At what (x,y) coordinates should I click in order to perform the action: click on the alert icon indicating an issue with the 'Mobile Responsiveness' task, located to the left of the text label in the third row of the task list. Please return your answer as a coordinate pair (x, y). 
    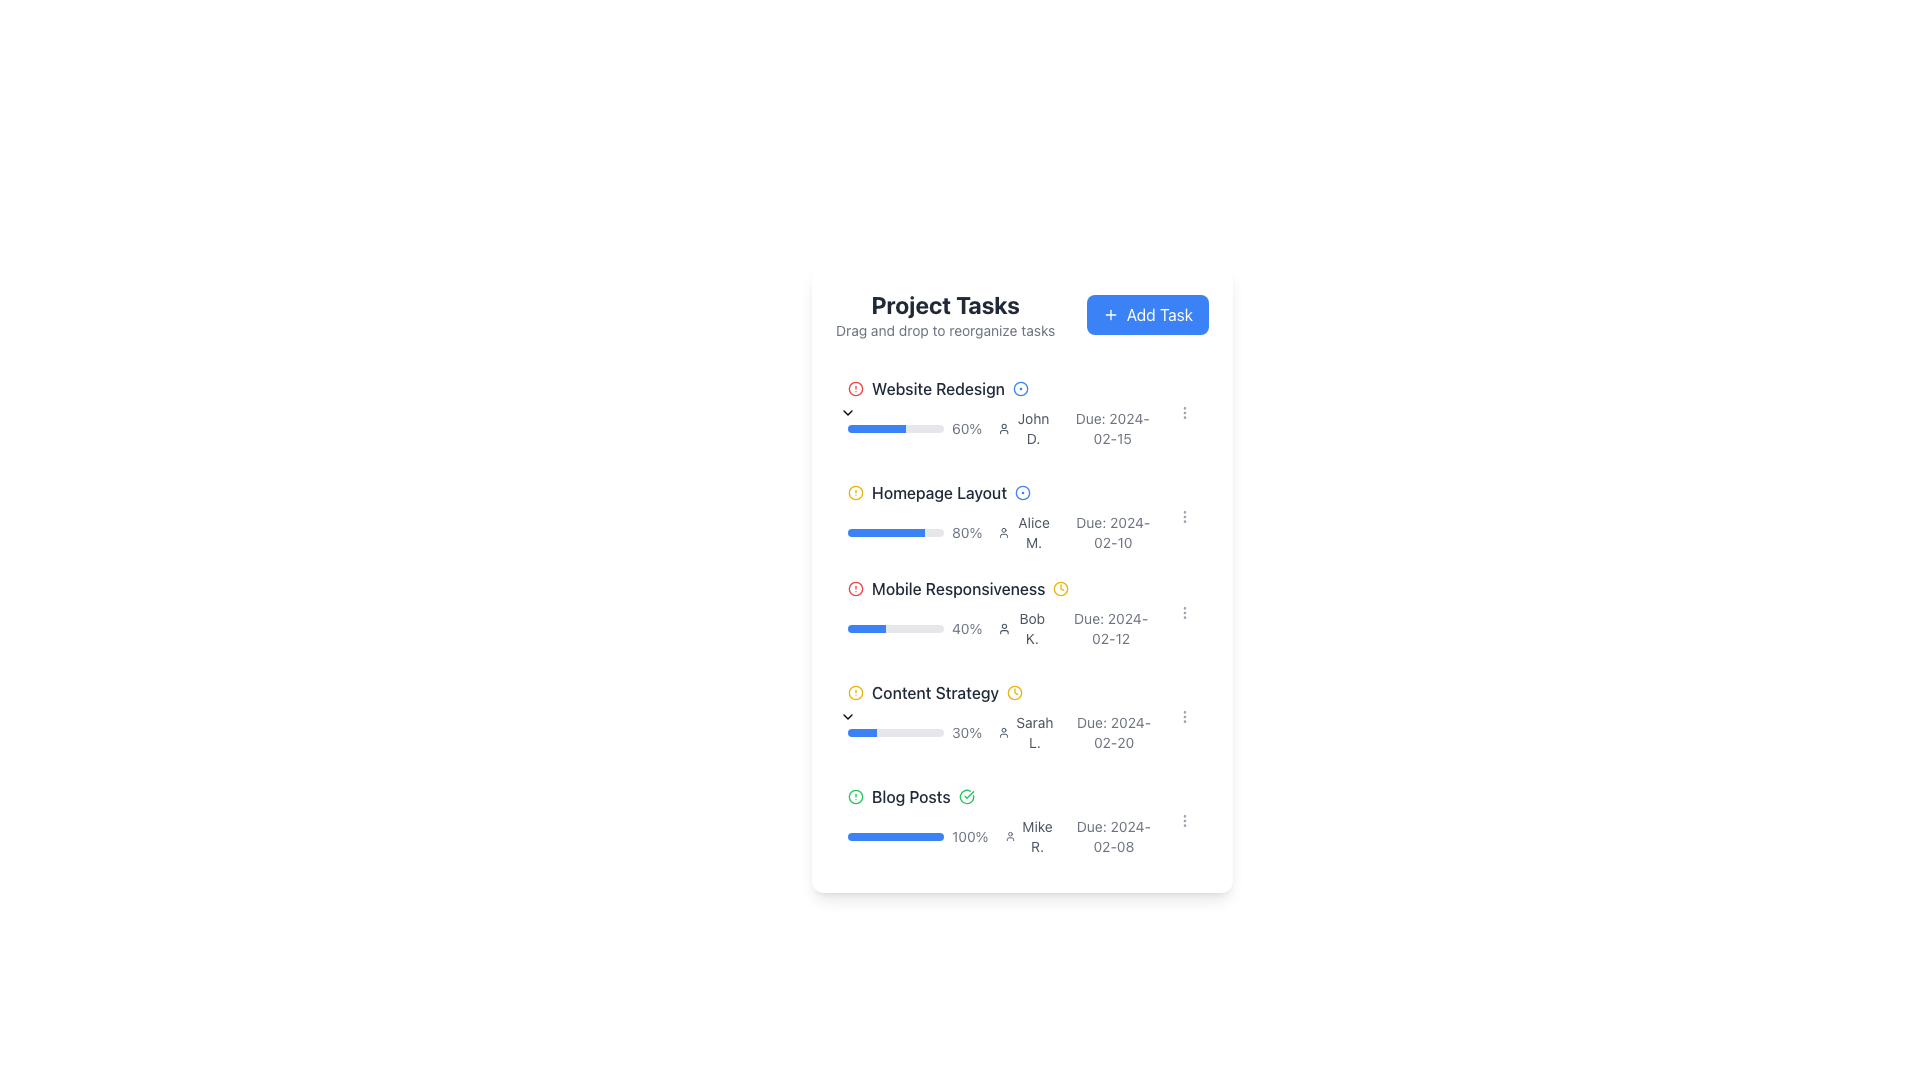
    Looking at the image, I should click on (855, 588).